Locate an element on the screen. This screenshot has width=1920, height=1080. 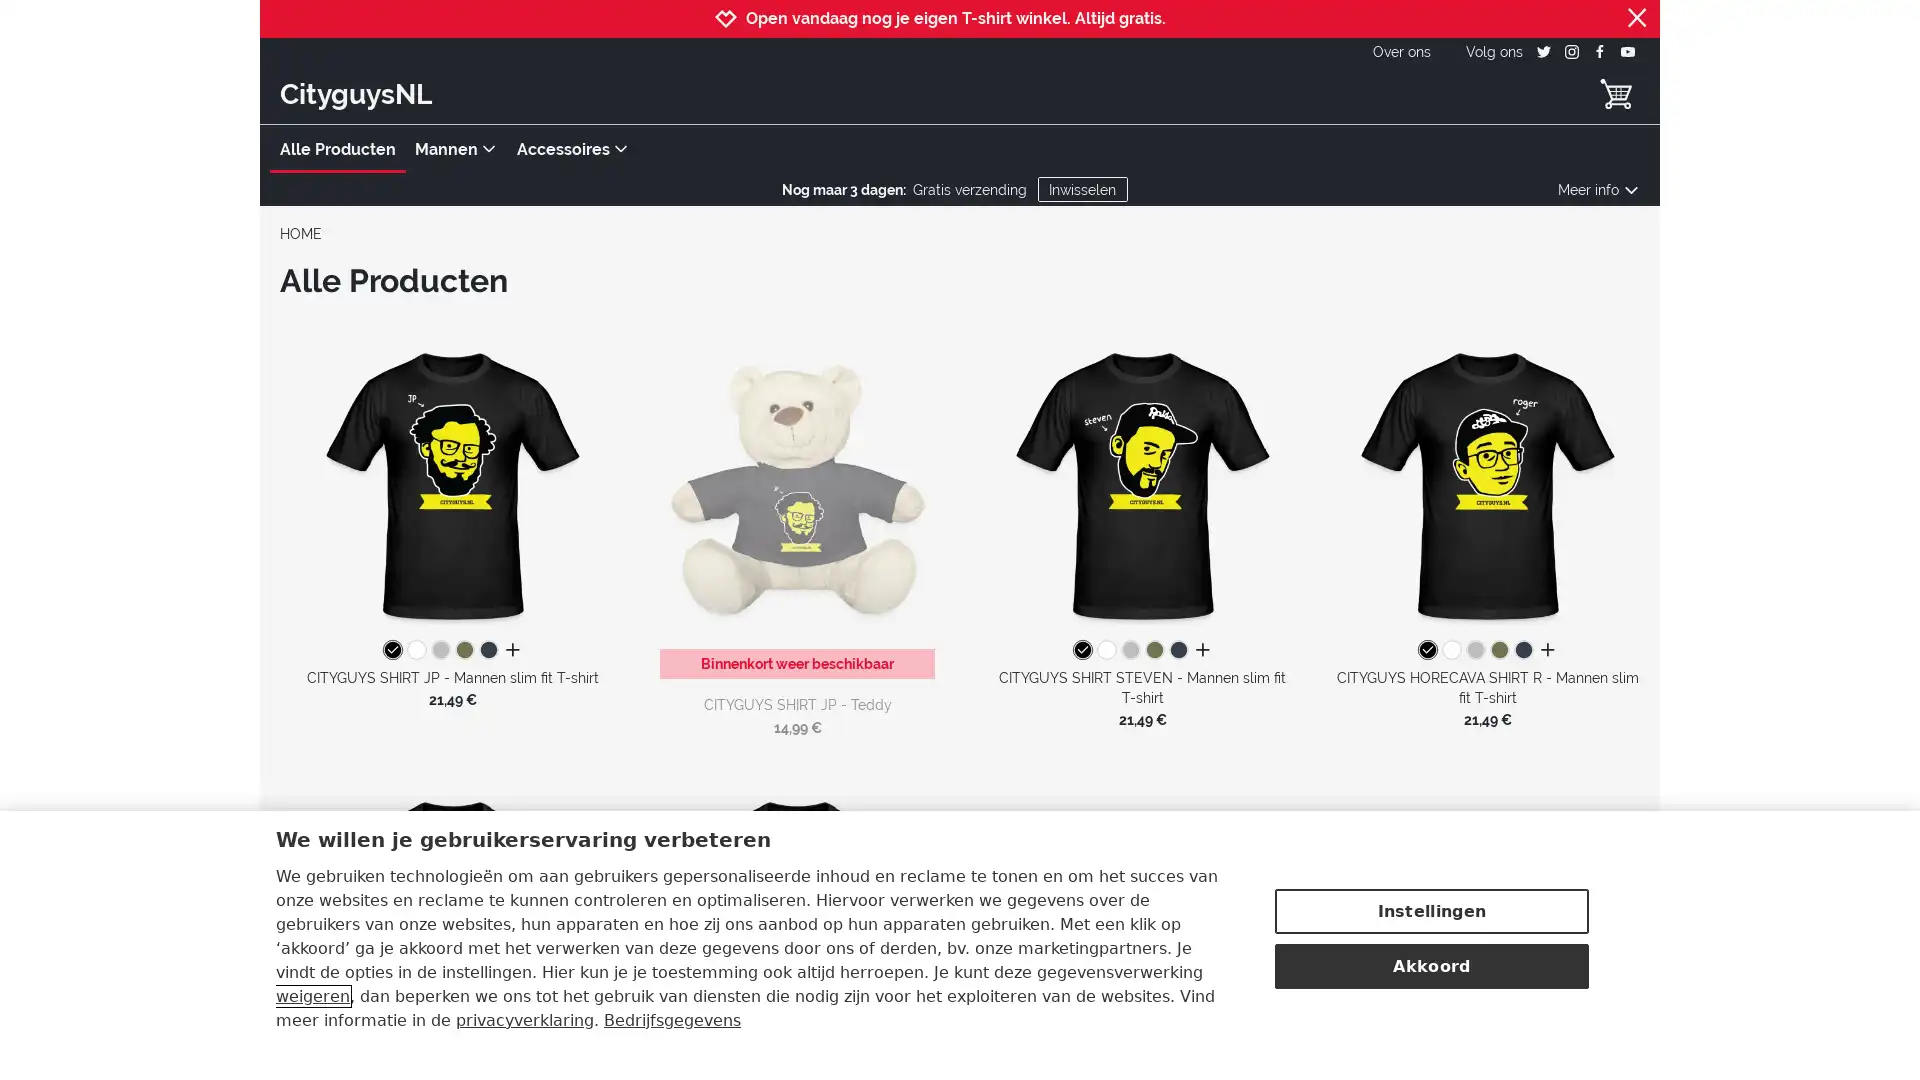
Akkoord is located at coordinates (1430, 963).